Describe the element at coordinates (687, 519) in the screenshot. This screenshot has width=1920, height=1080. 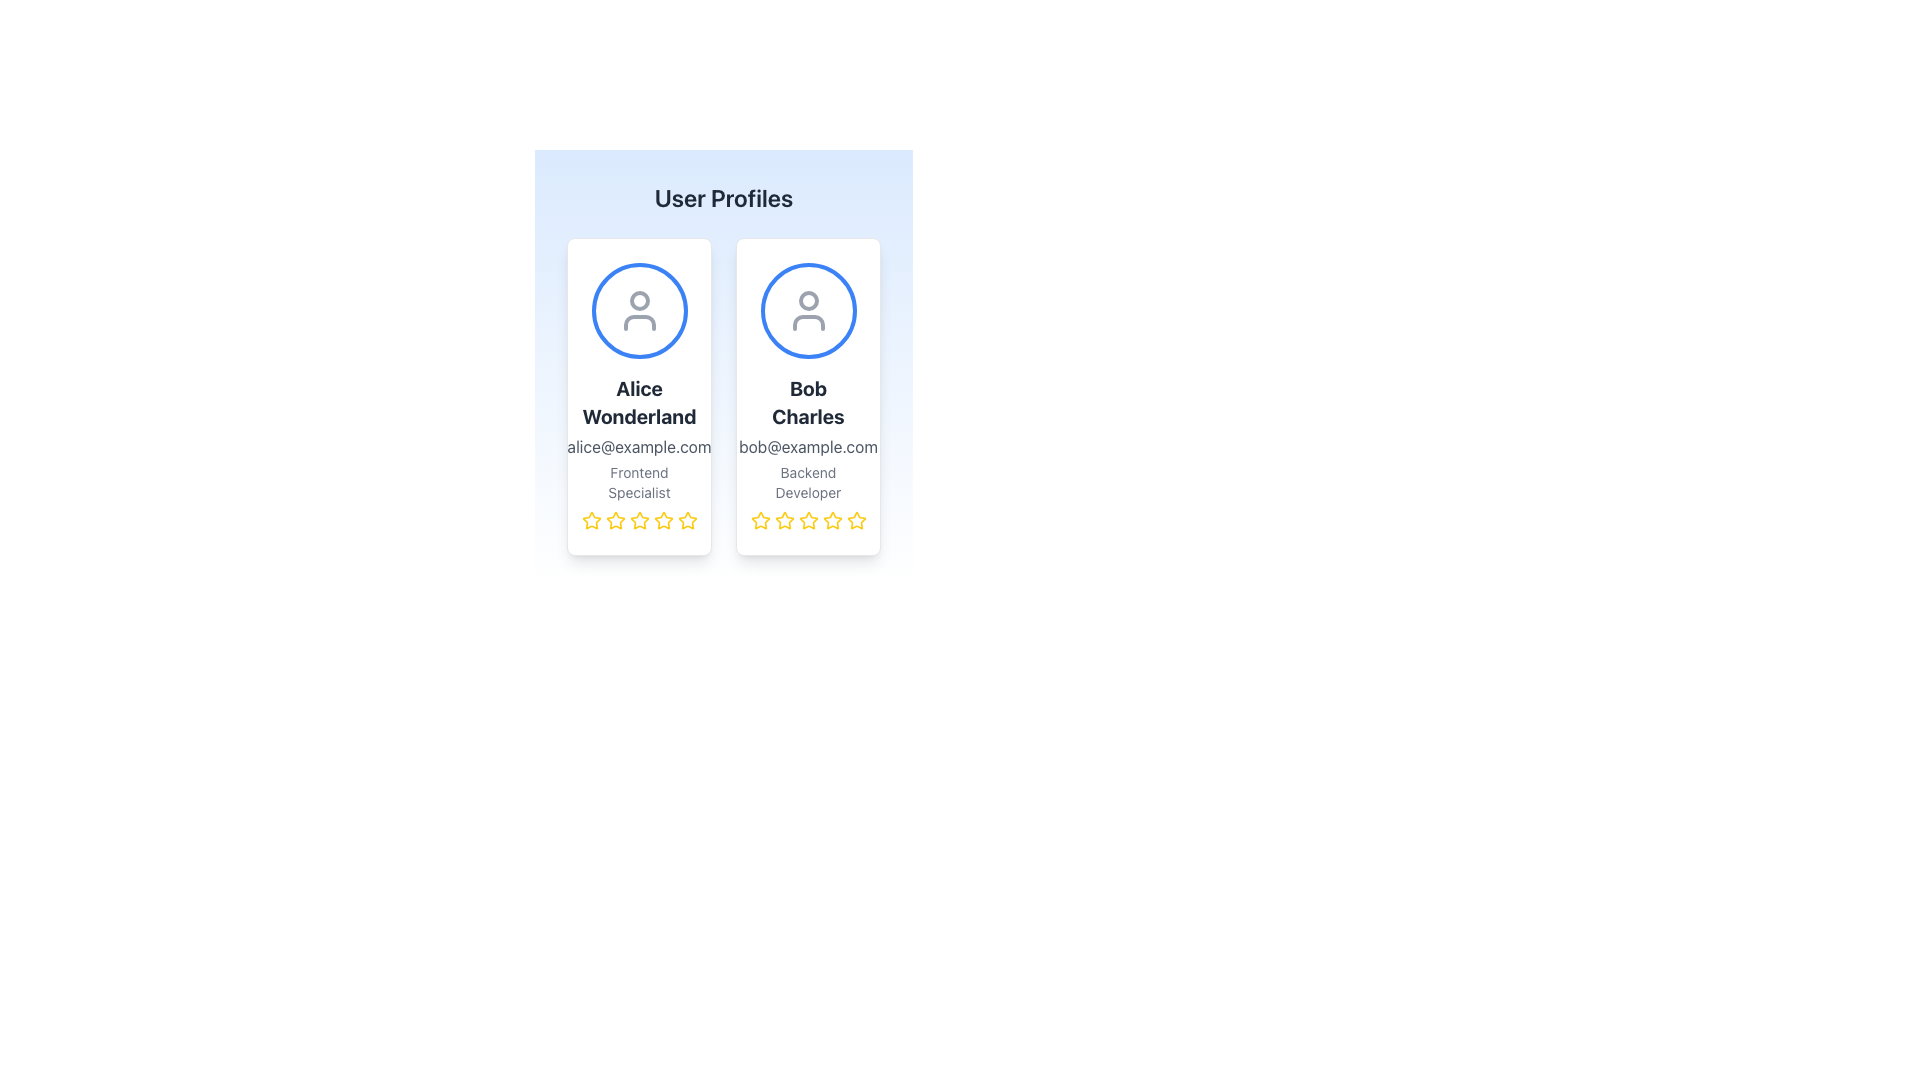
I see `the fifth star icon from the left in the rating system below the 'Alice Wonderland' profile card` at that location.